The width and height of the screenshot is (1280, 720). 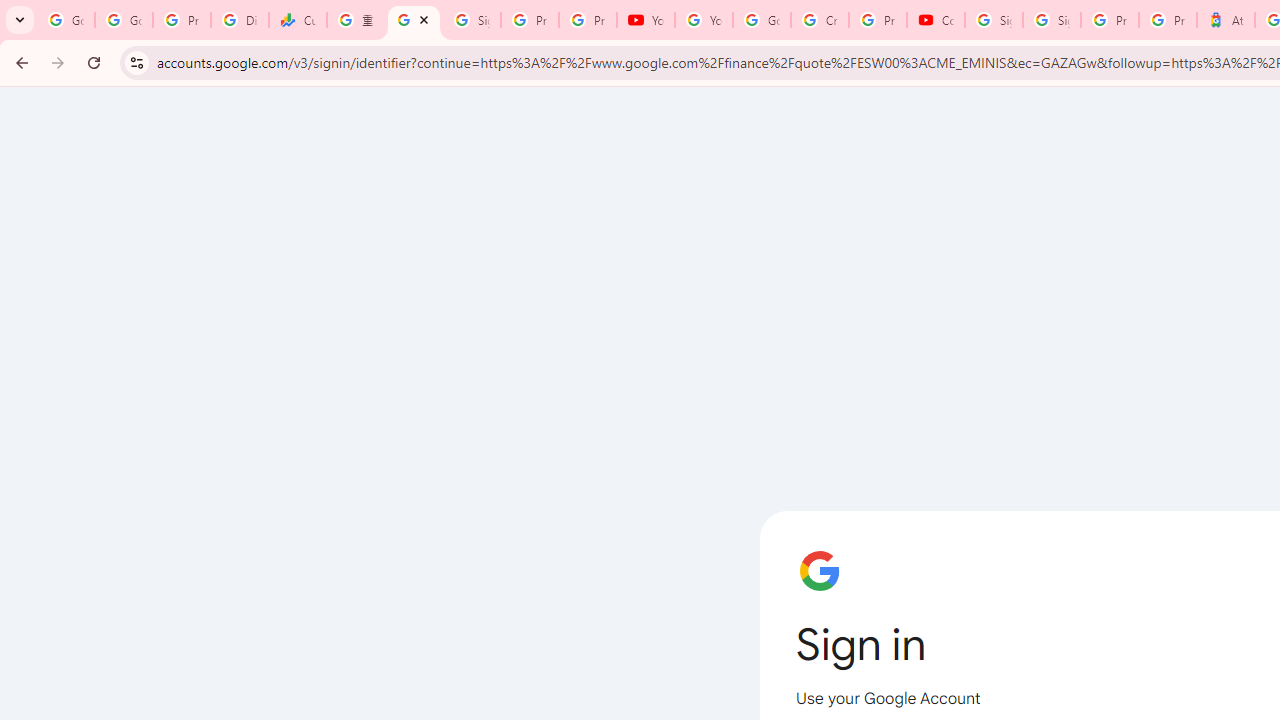 I want to click on 'YouTube', so click(x=704, y=20).